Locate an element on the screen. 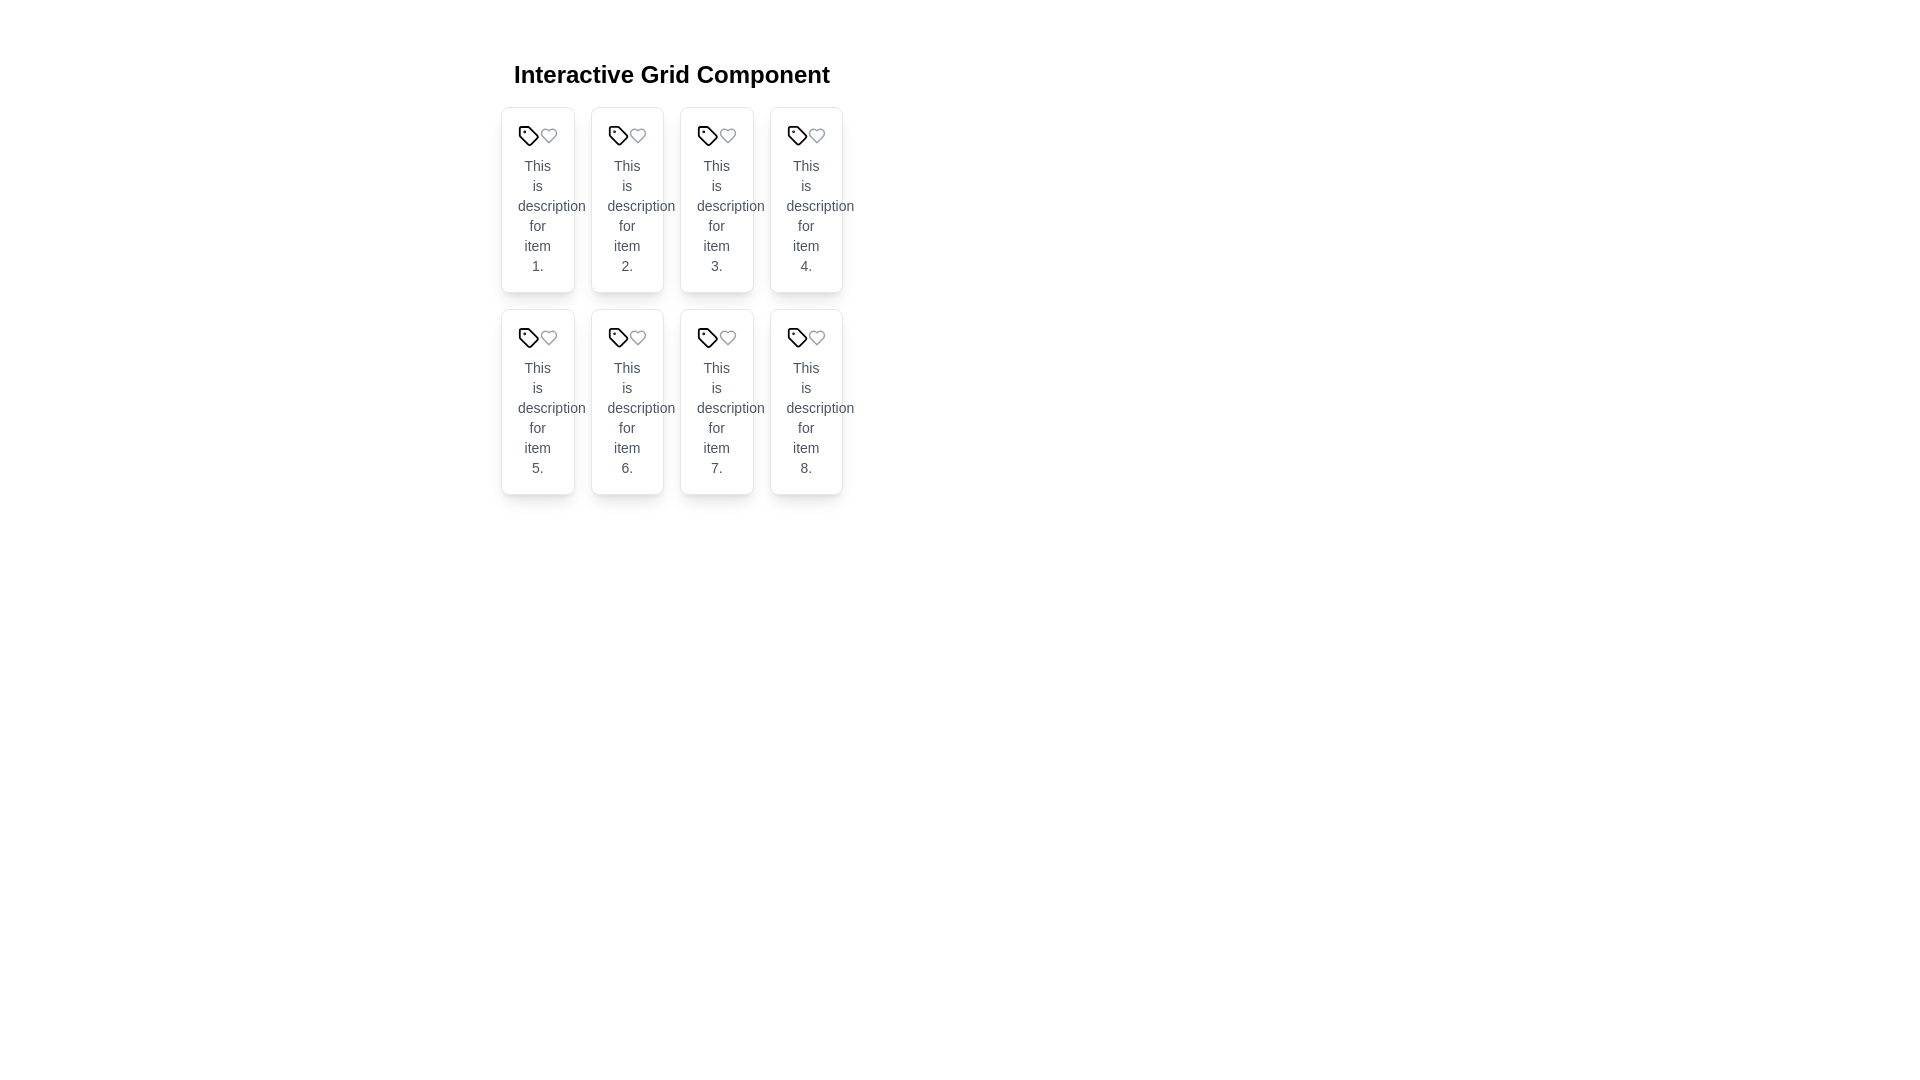 The width and height of the screenshot is (1920, 1080). the heart-shaped button icon located at the top-right corner of the third tile in a grid of eight tiles, outlined in light gray with a transparent center is located at coordinates (726, 135).